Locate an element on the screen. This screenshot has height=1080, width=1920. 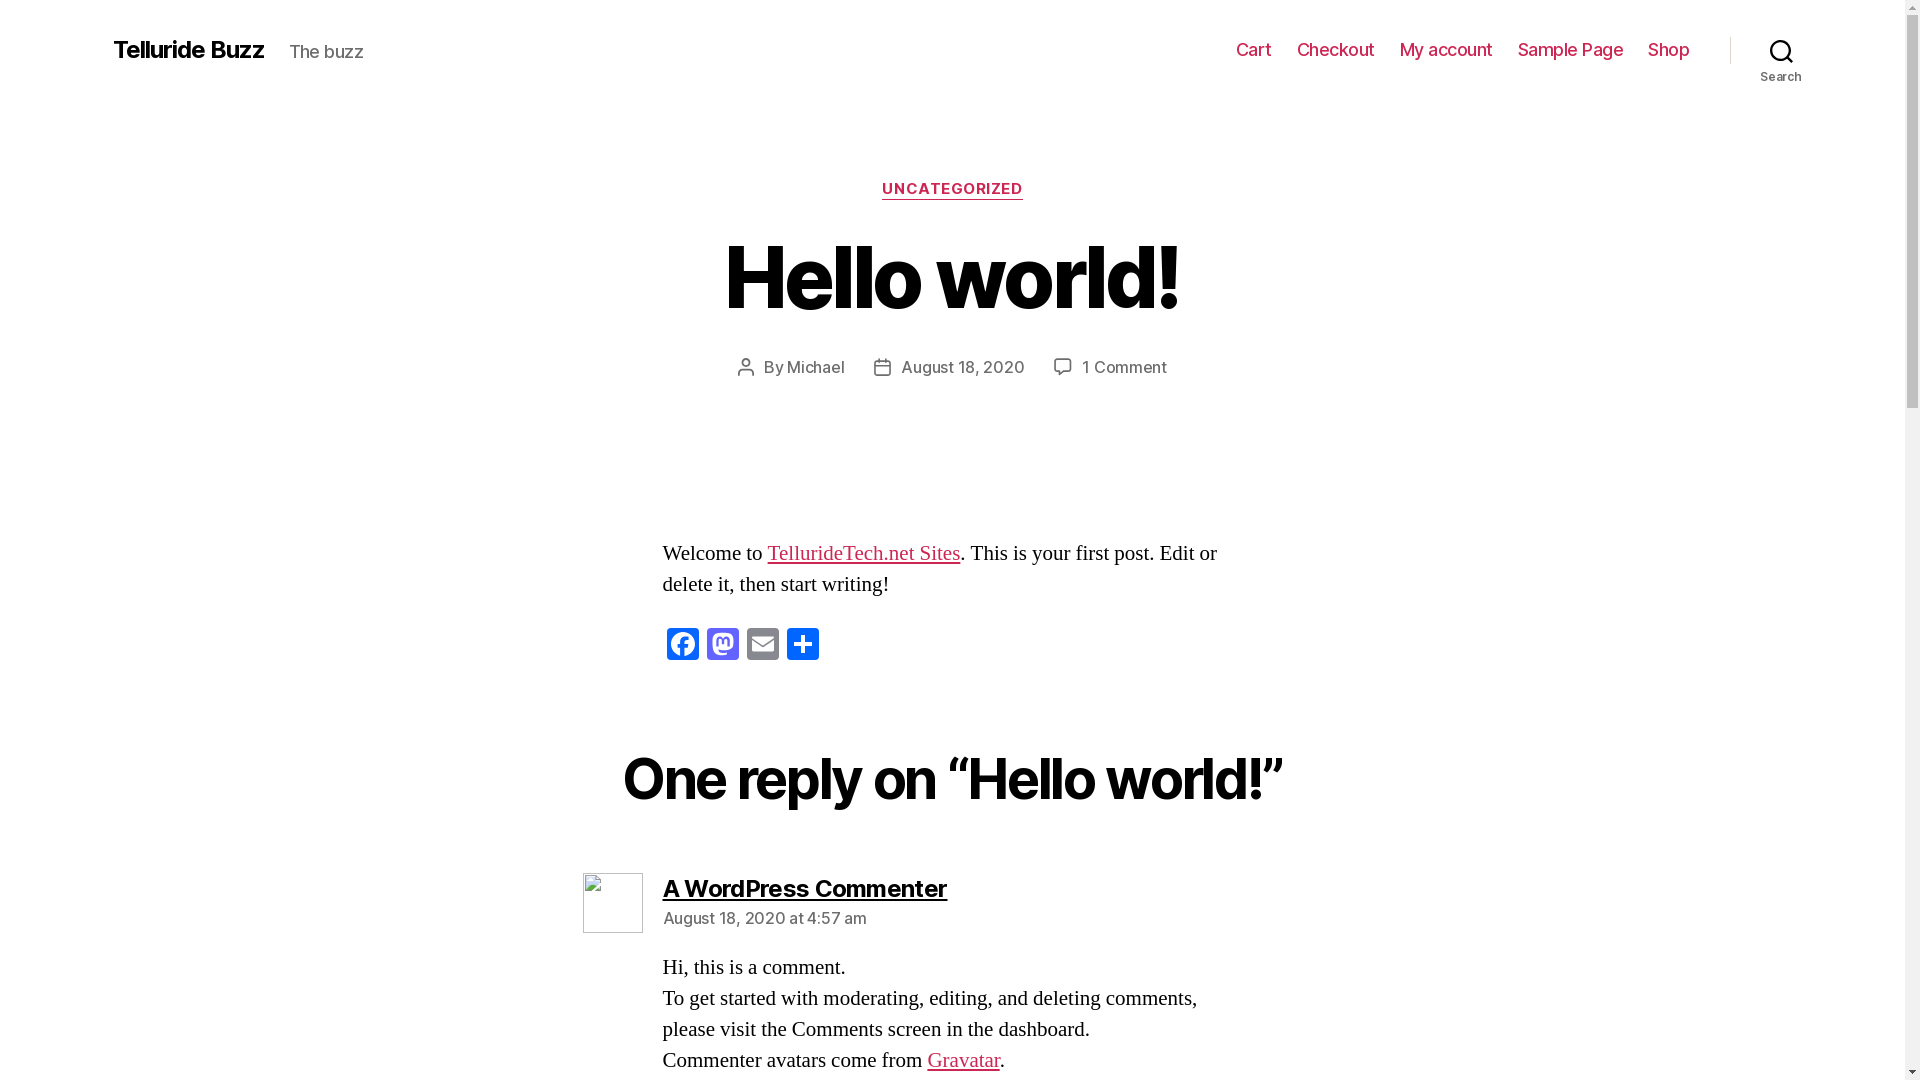
'A WordPress Commenter is located at coordinates (804, 887).